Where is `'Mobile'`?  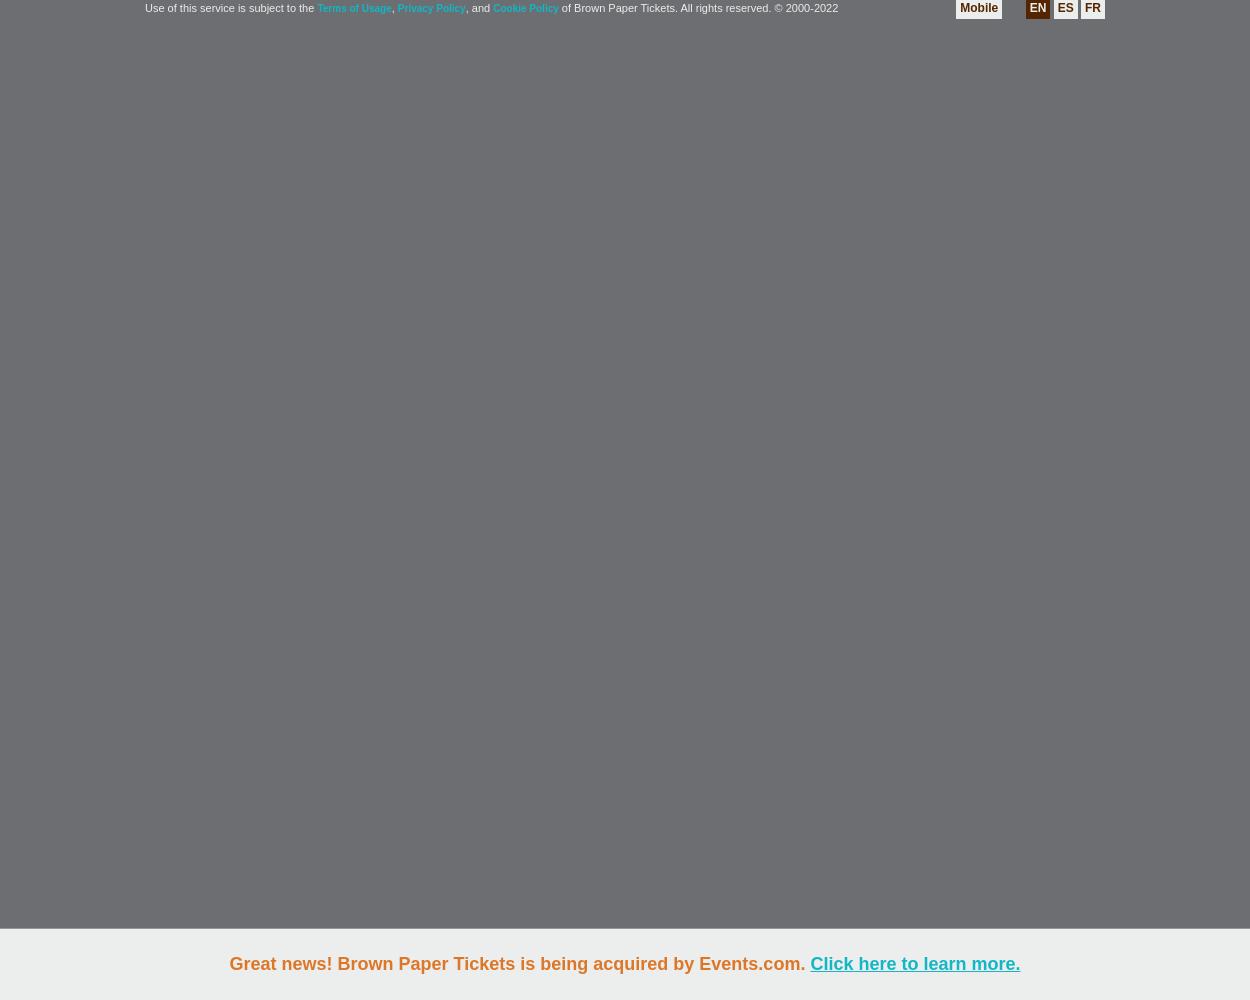
'Mobile' is located at coordinates (959, 8).